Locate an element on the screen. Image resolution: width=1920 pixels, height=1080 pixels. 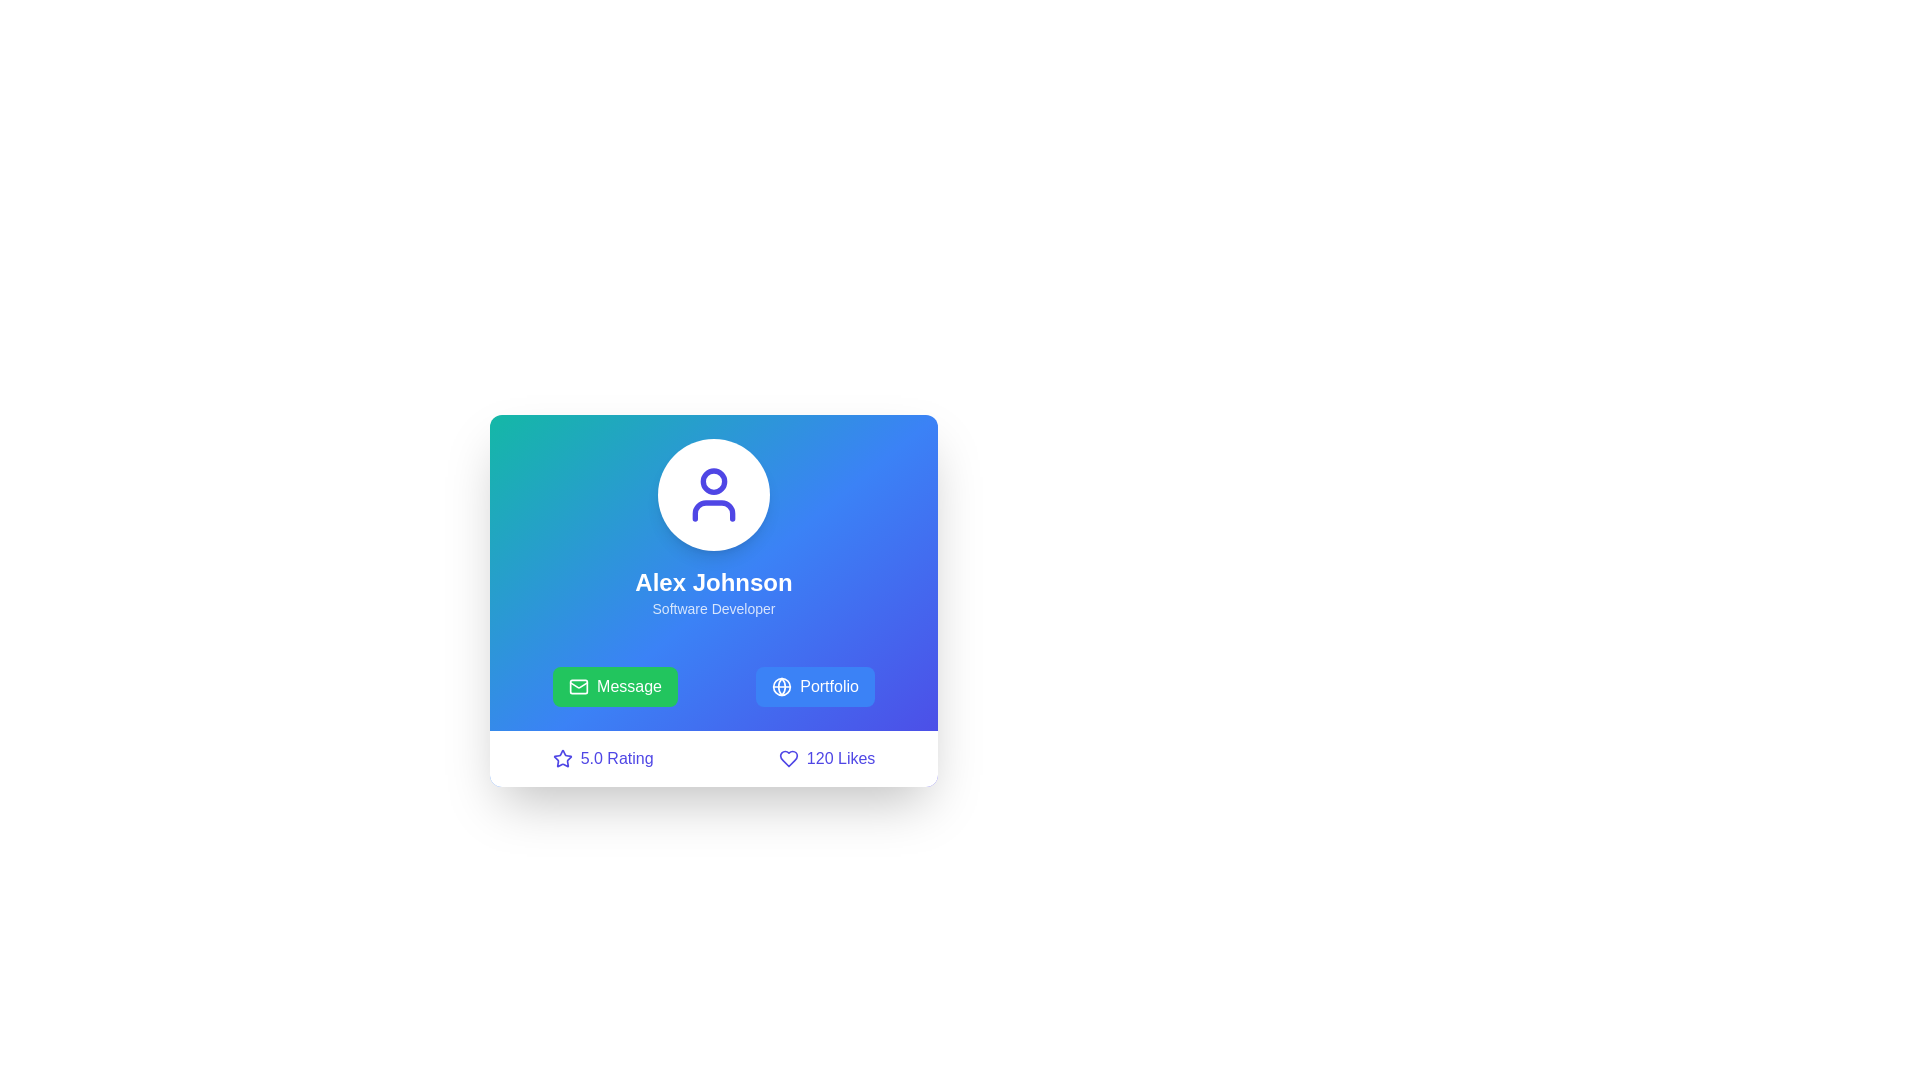
displayed information in the Information Block, which summarizes the user's rating and number of likes, located at the bottom of the card interface is located at coordinates (714, 759).